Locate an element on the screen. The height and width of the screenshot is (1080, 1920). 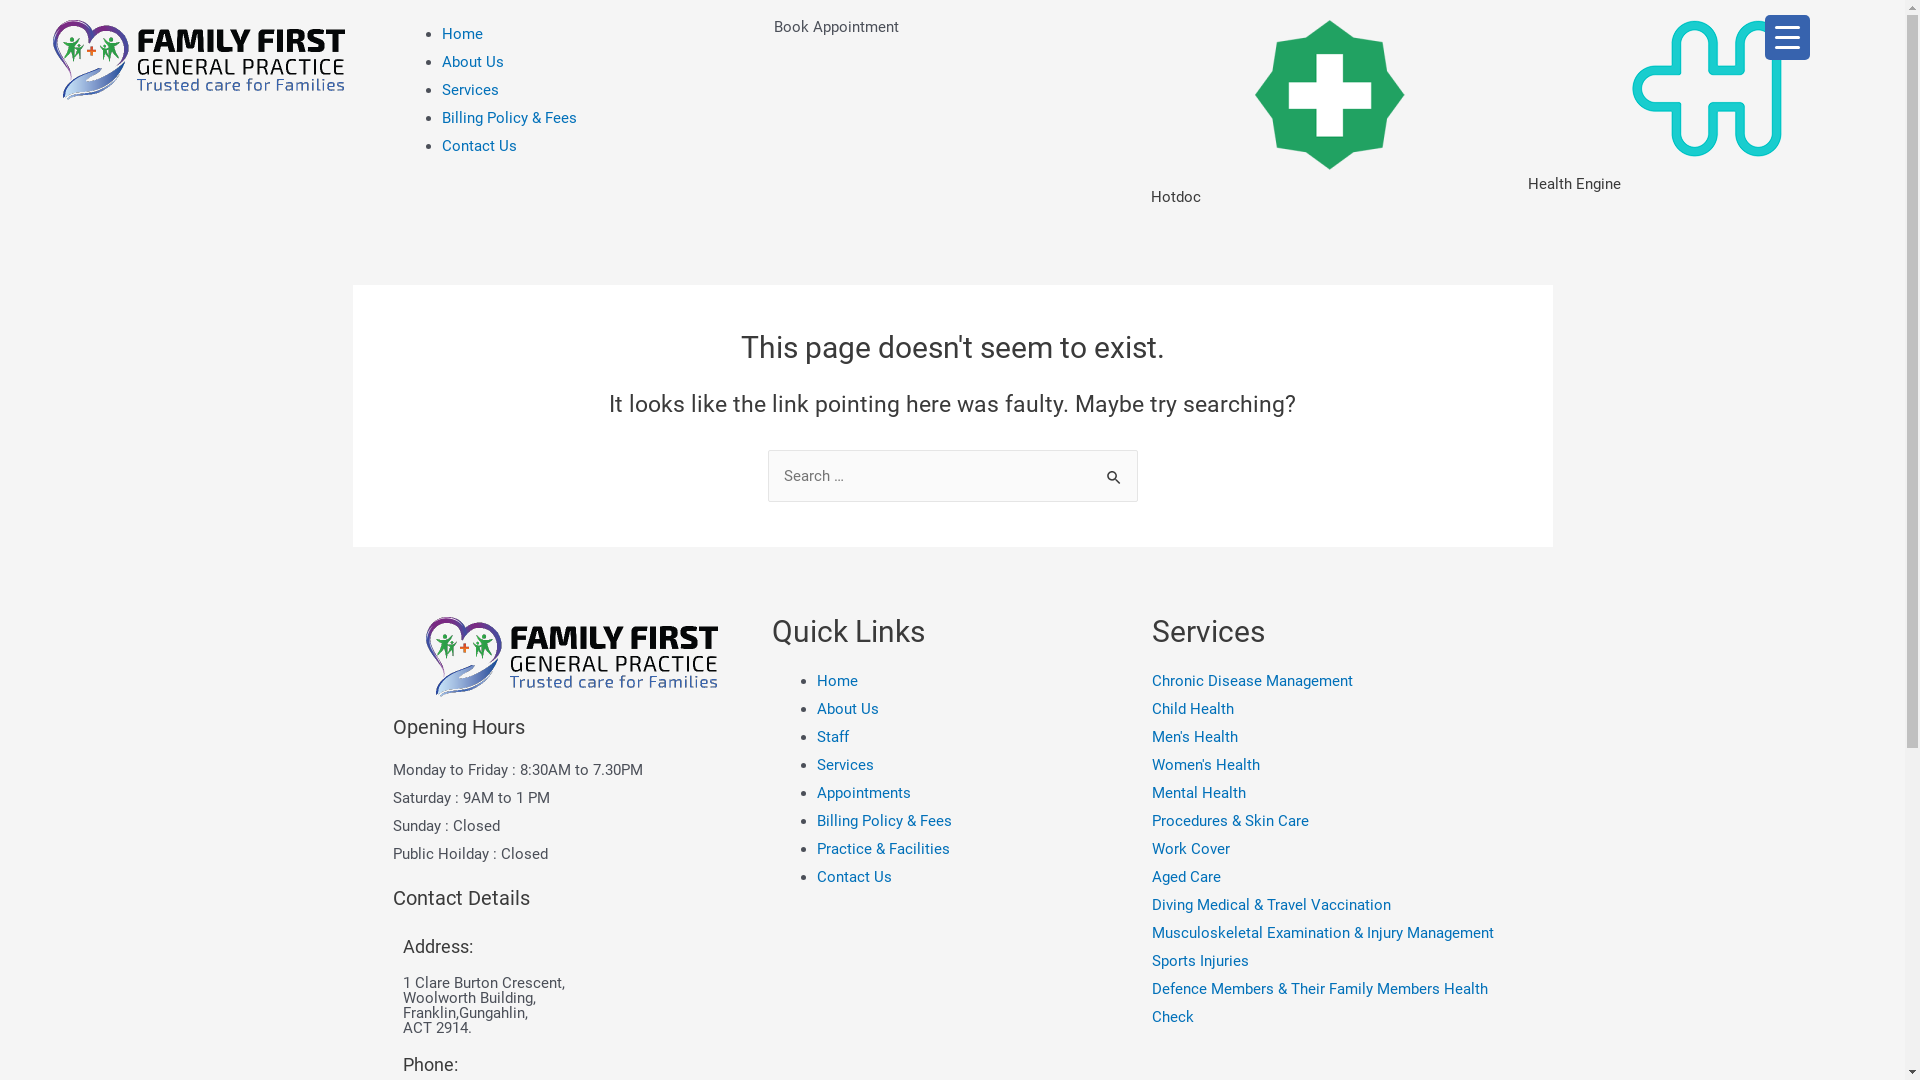
'Staff' is located at coordinates (816, 736).